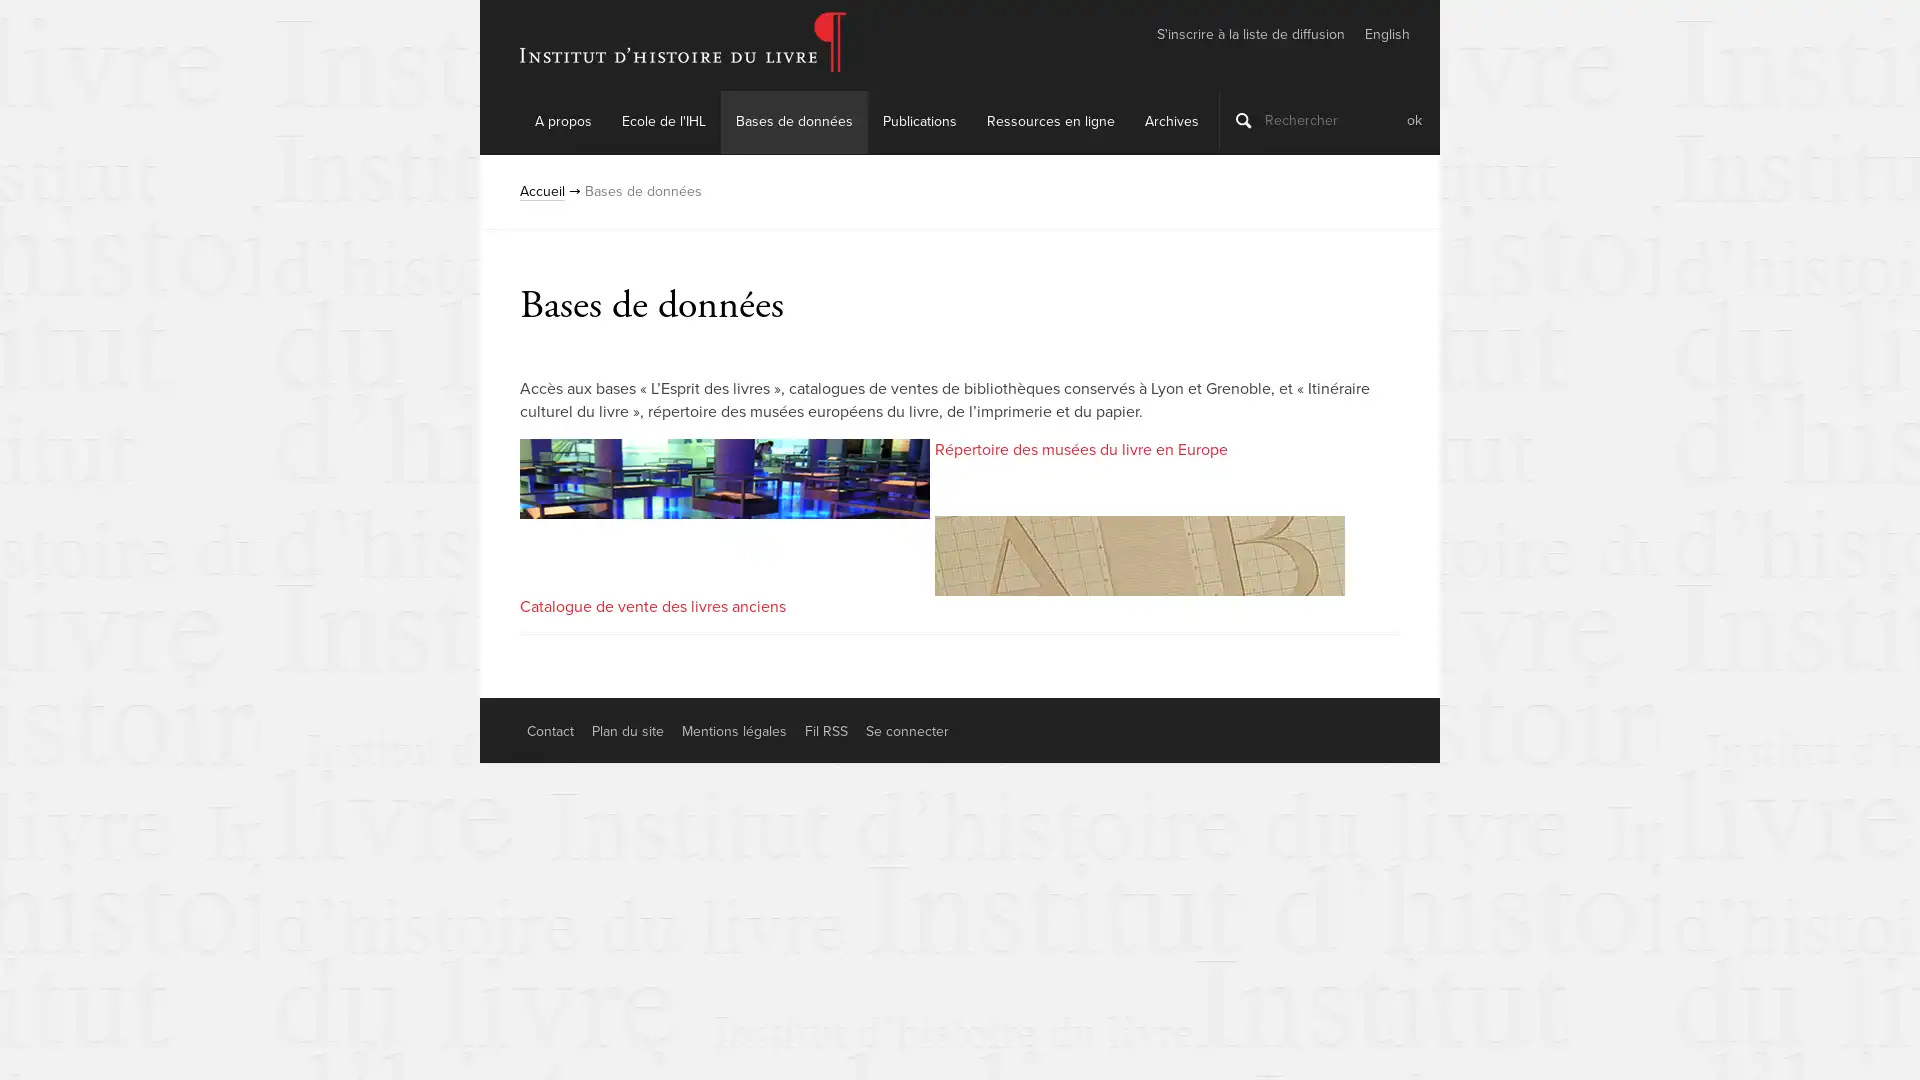  What do you see at coordinates (1413, 119) in the screenshot?
I see `ok` at bounding box center [1413, 119].